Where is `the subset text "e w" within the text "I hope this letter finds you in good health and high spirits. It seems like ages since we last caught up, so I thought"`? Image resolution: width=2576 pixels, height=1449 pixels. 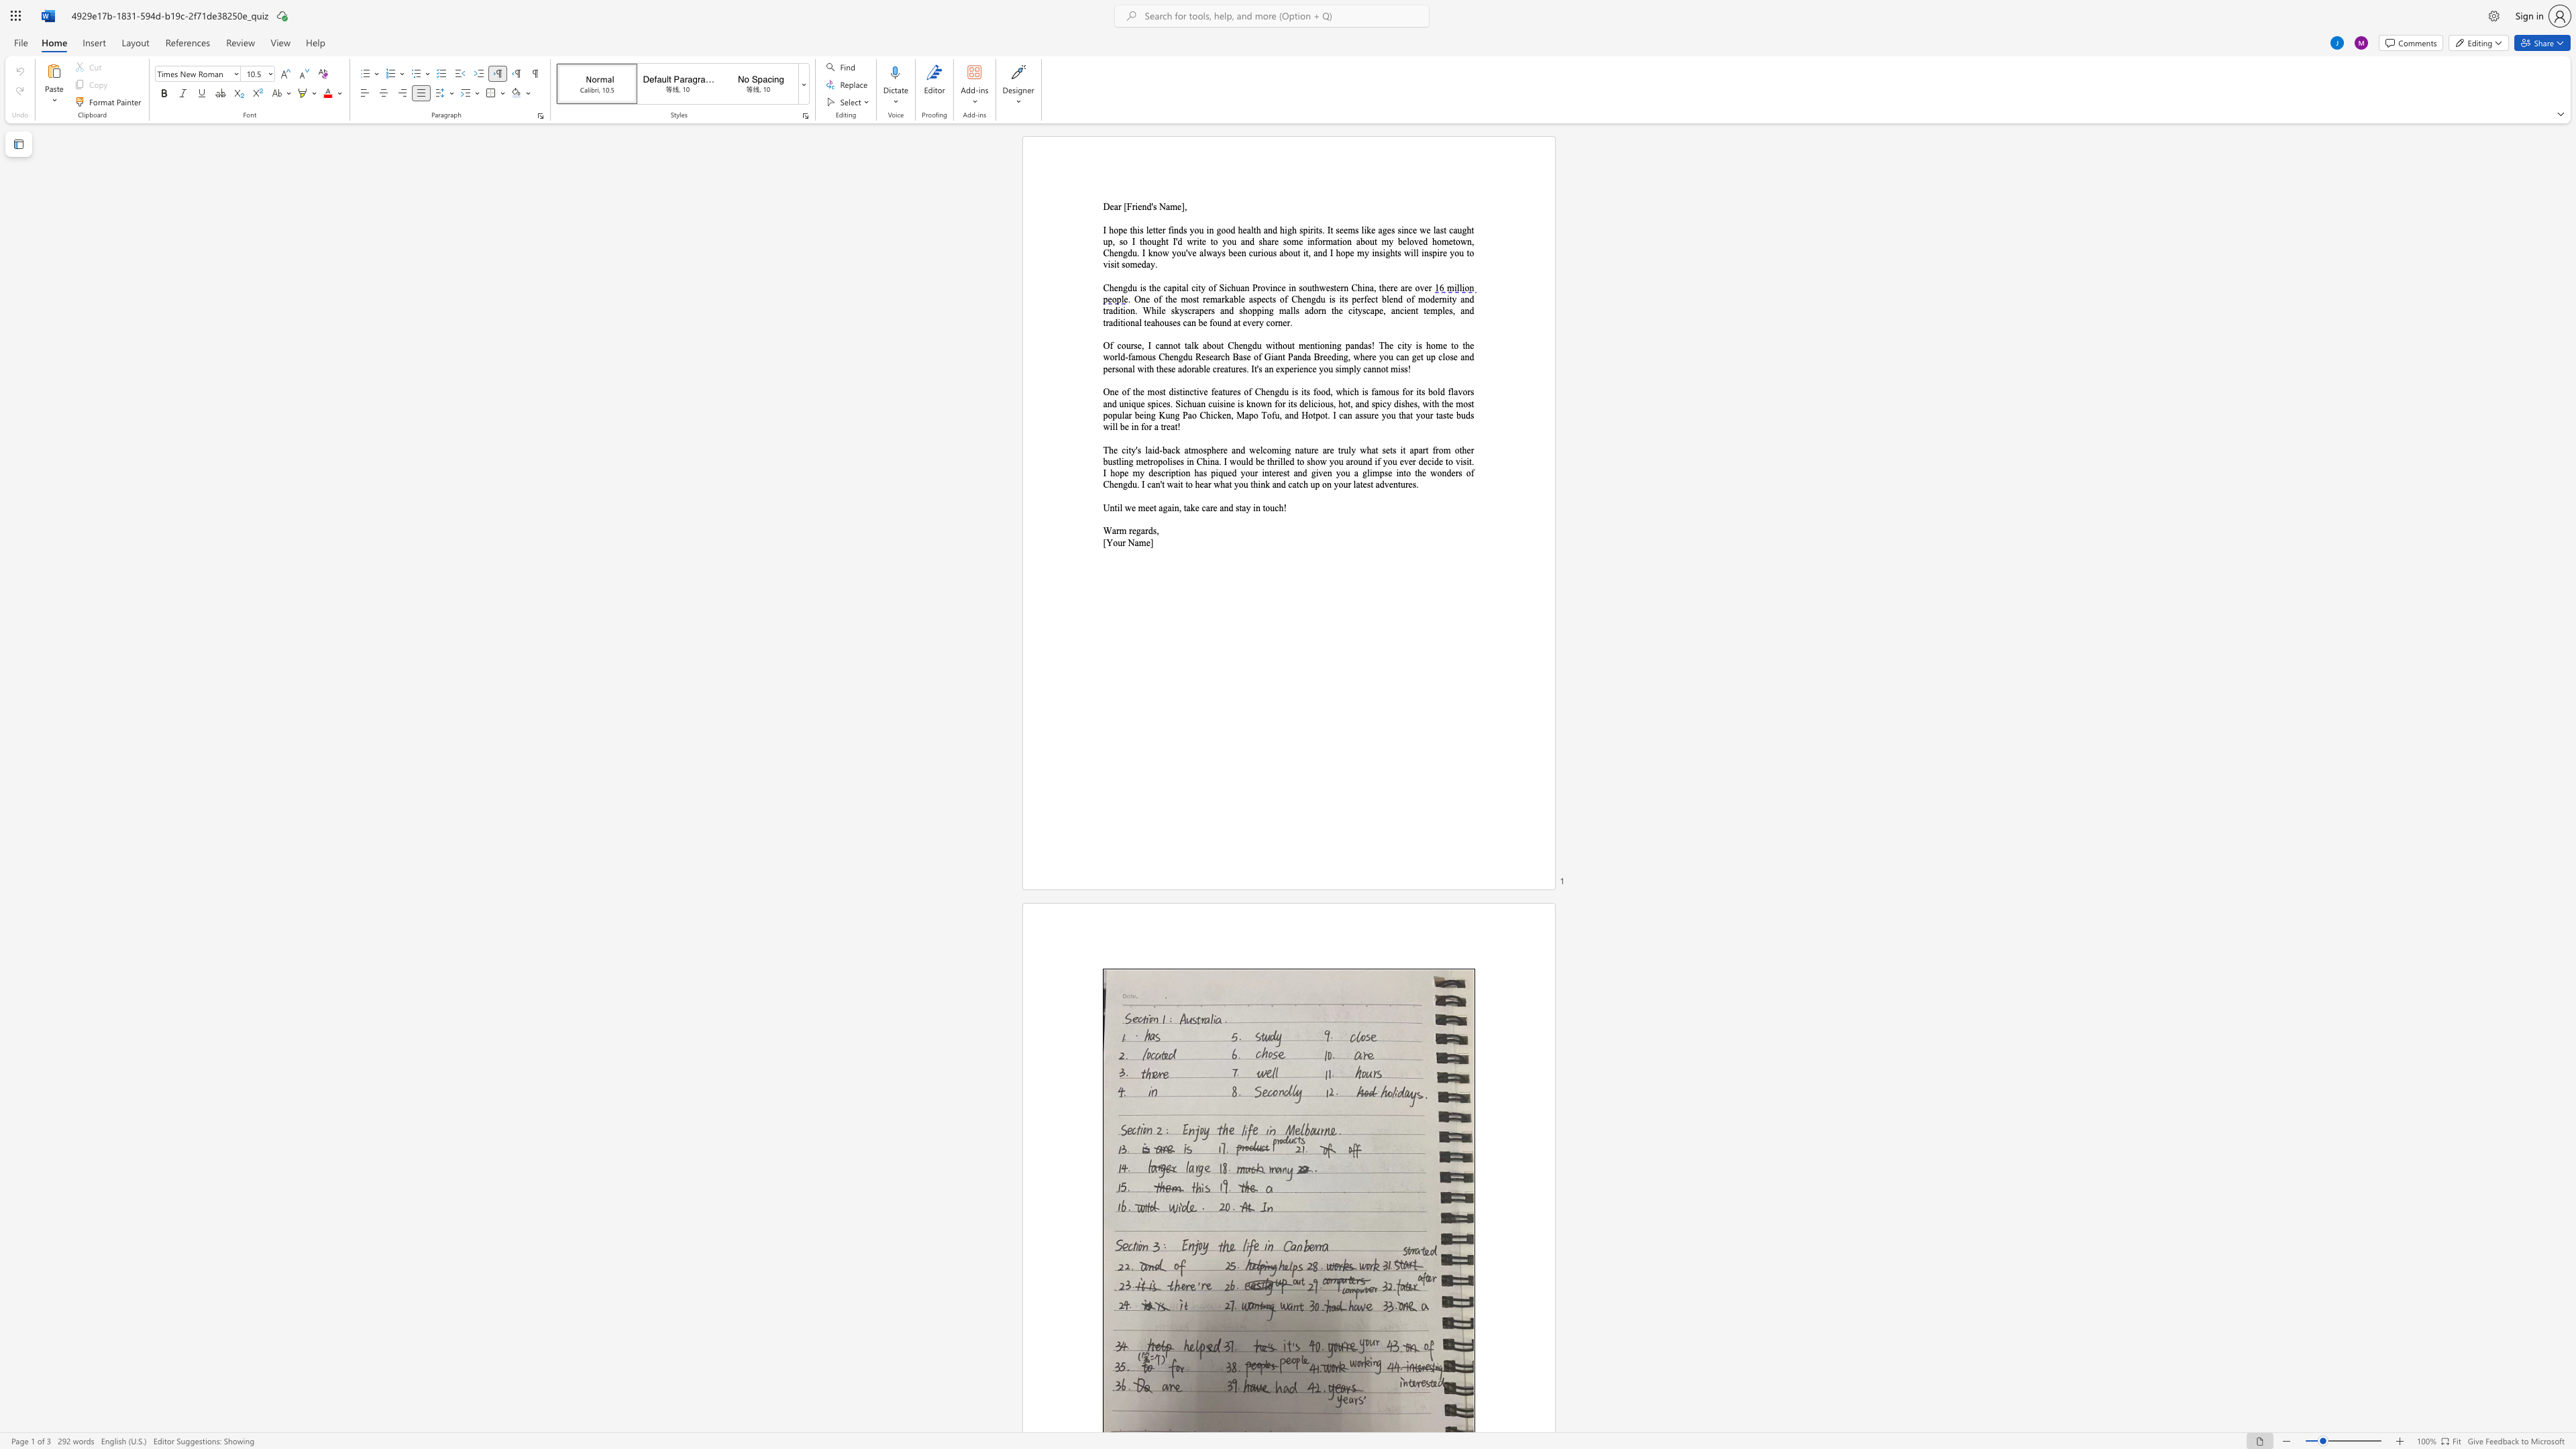
the subset text "e w" within the text "I hope this letter finds you in good health and high spirits. It seems like ages since we last caught up, so I thought" is located at coordinates (1412, 229).